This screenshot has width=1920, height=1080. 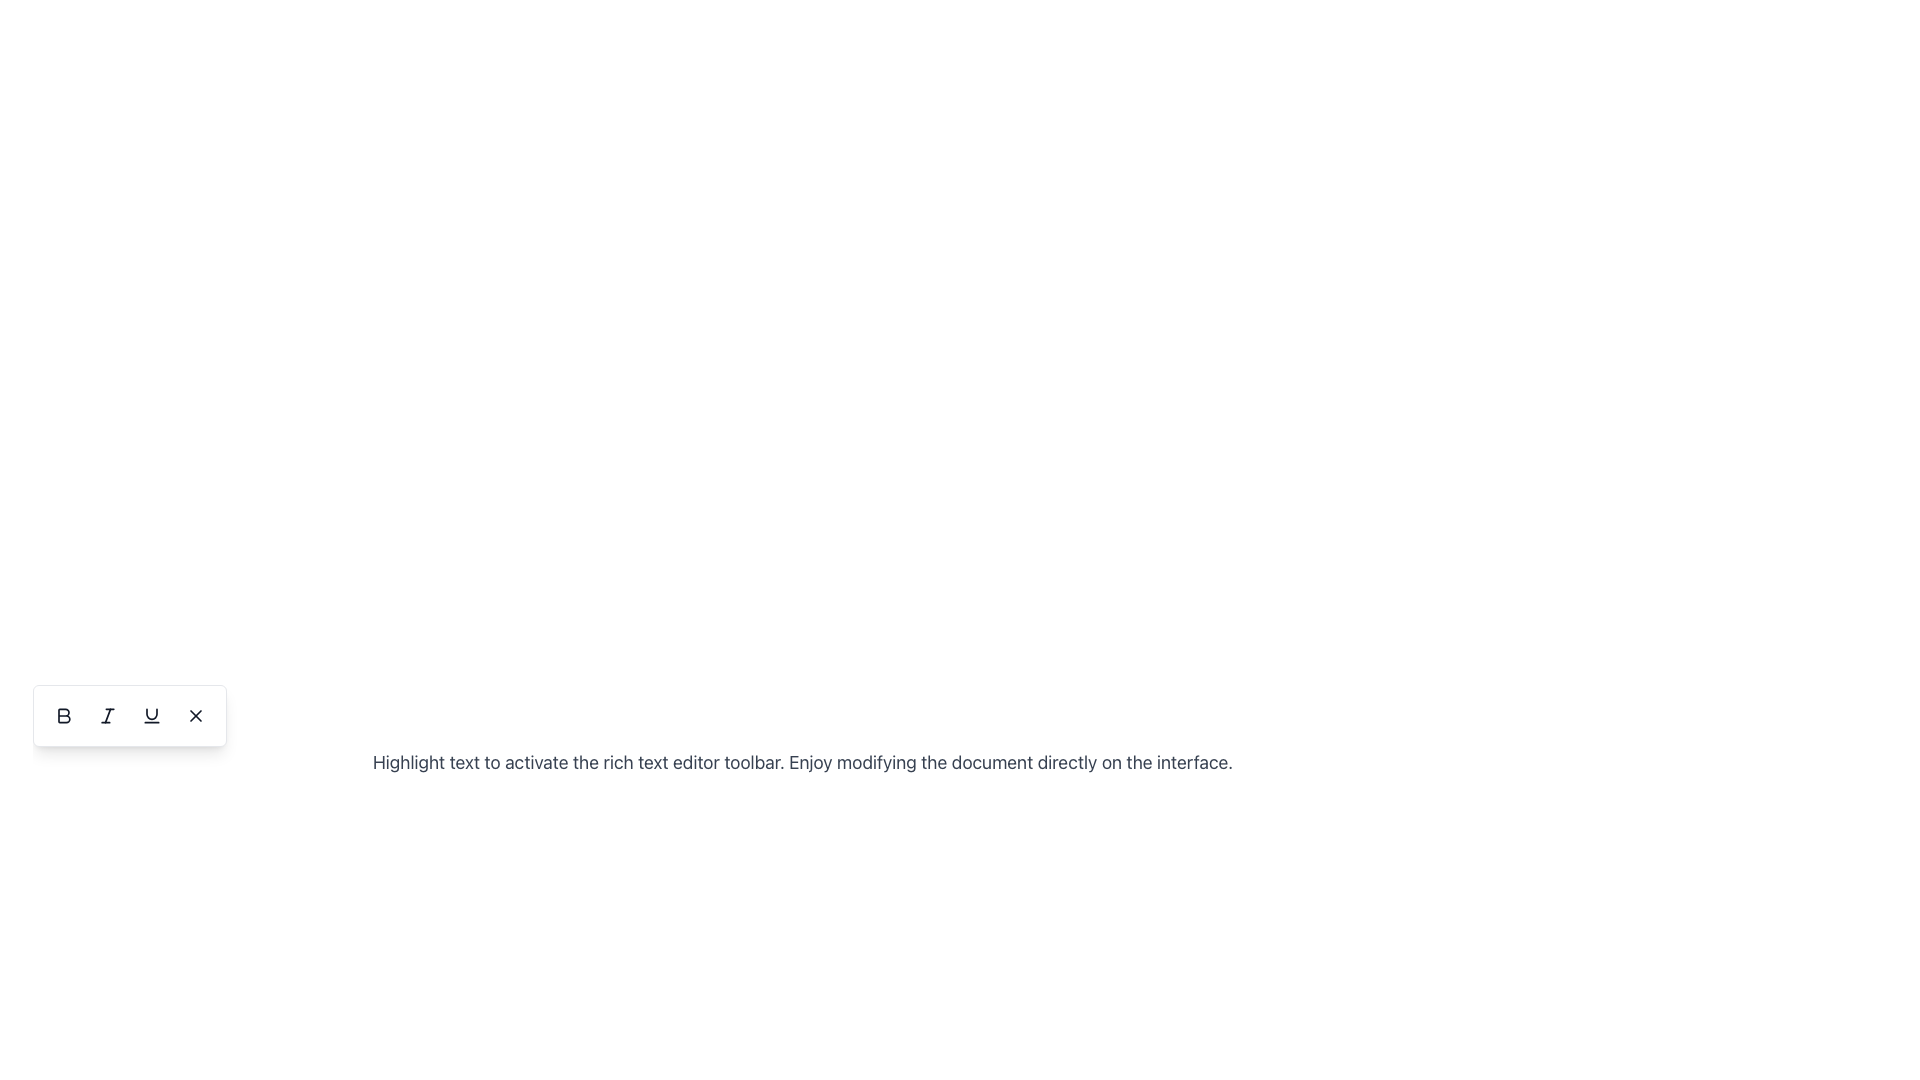 I want to click on the first button in the text editor's toolbar, so click(x=63, y=715).